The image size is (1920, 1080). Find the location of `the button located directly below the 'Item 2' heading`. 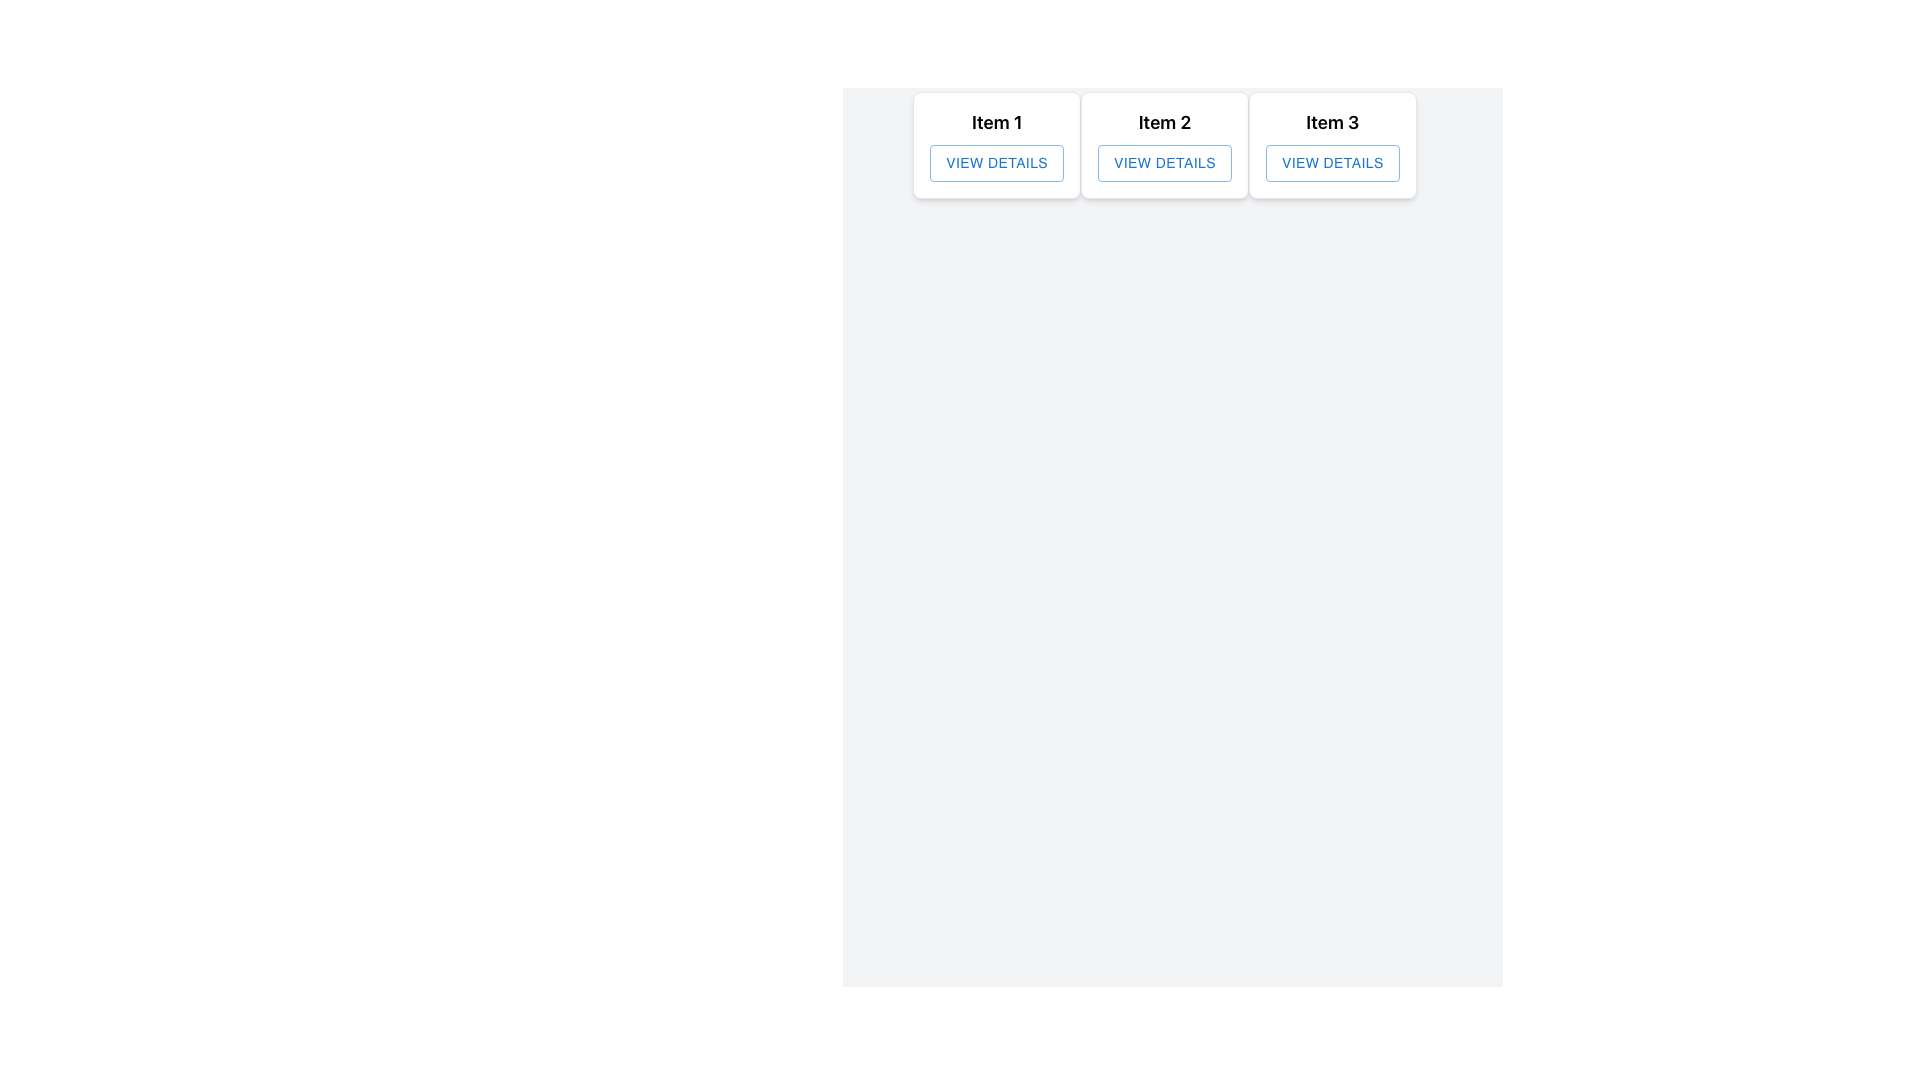

the button located directly below the 'Item 2' heading is located at coordinates (1165, 162).